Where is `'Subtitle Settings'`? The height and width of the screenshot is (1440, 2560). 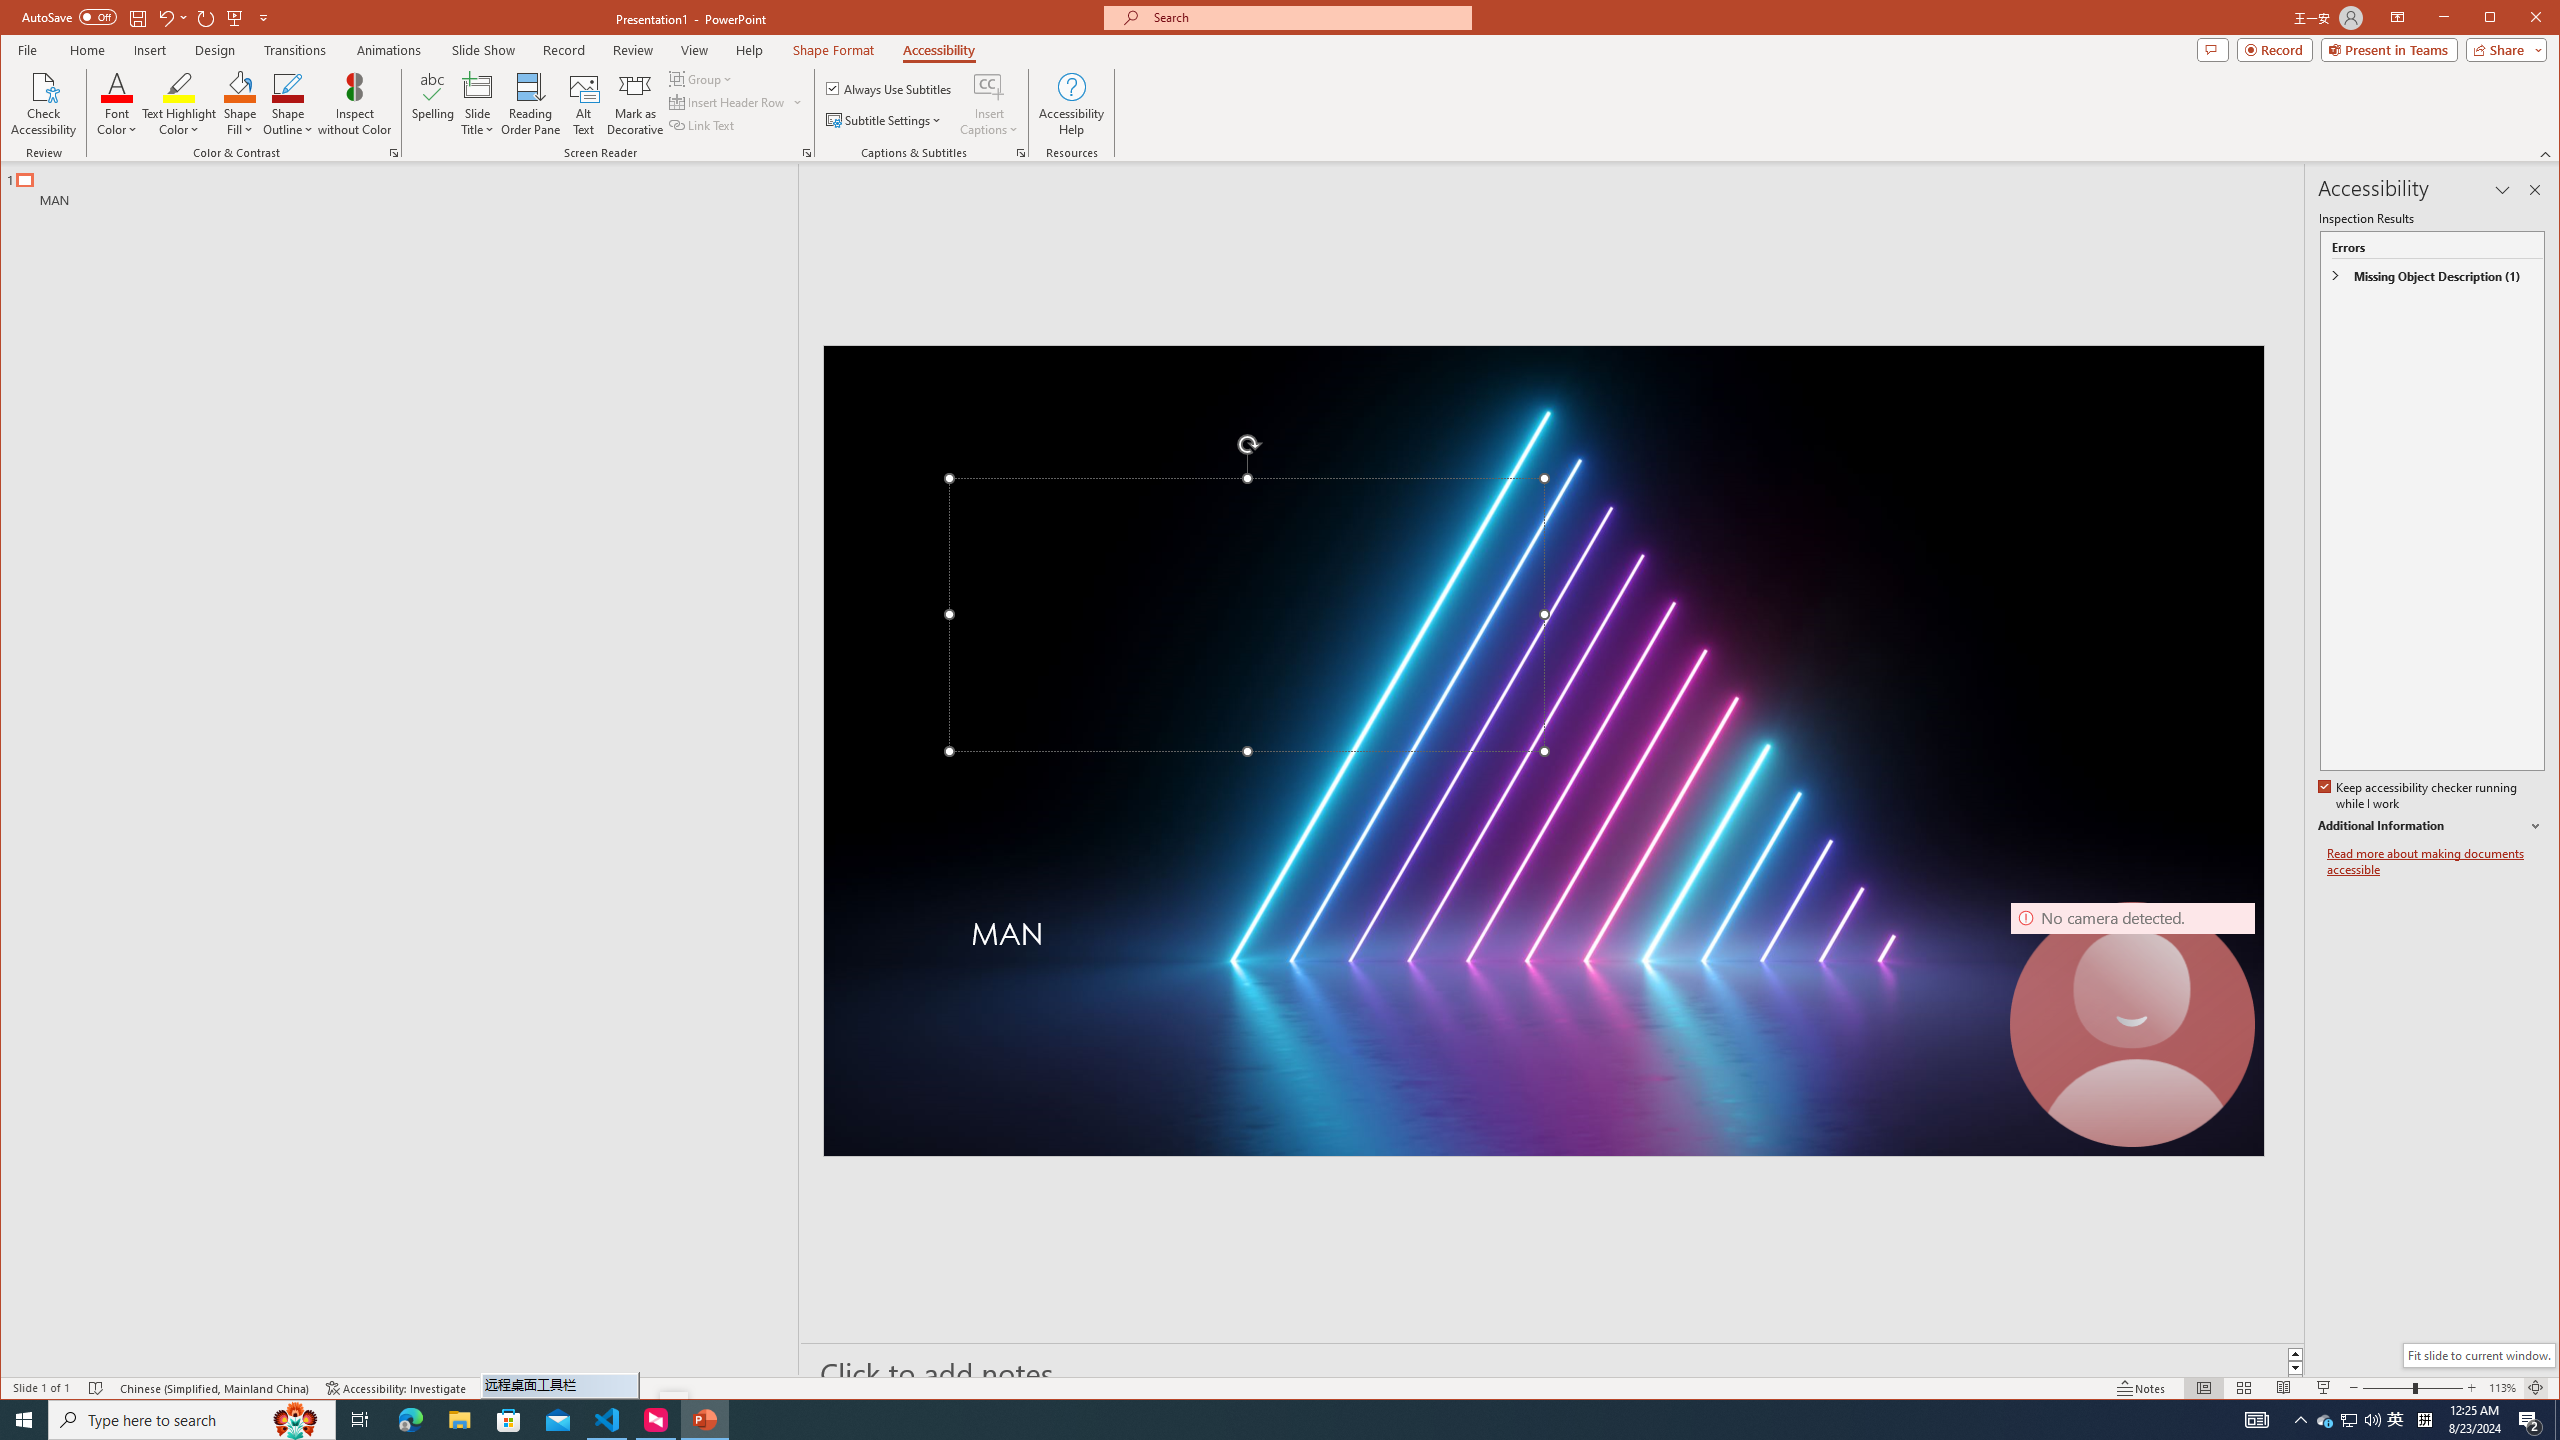 'Subtitle Settings' is located at coordinates (884, 119).